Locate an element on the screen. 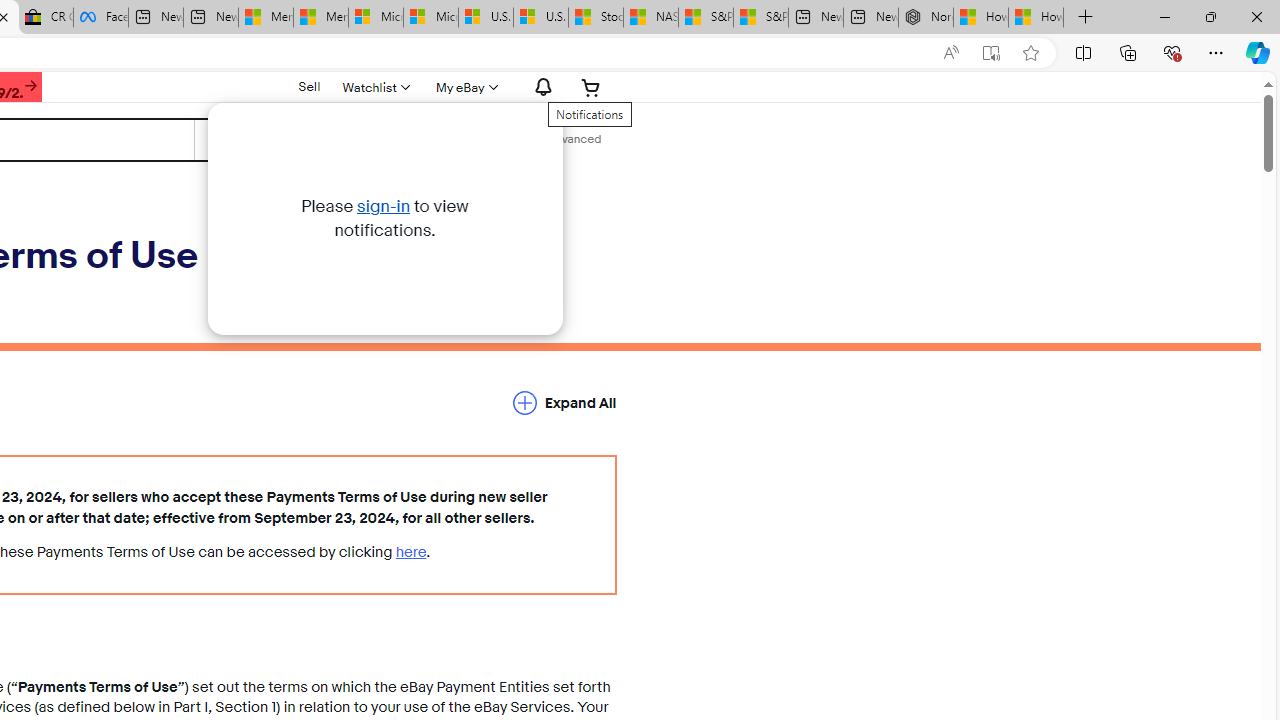 Image resolution: width=1280 pixels, height=720 pixels. 'Expand Cart' is located at coordinates (590, 86).